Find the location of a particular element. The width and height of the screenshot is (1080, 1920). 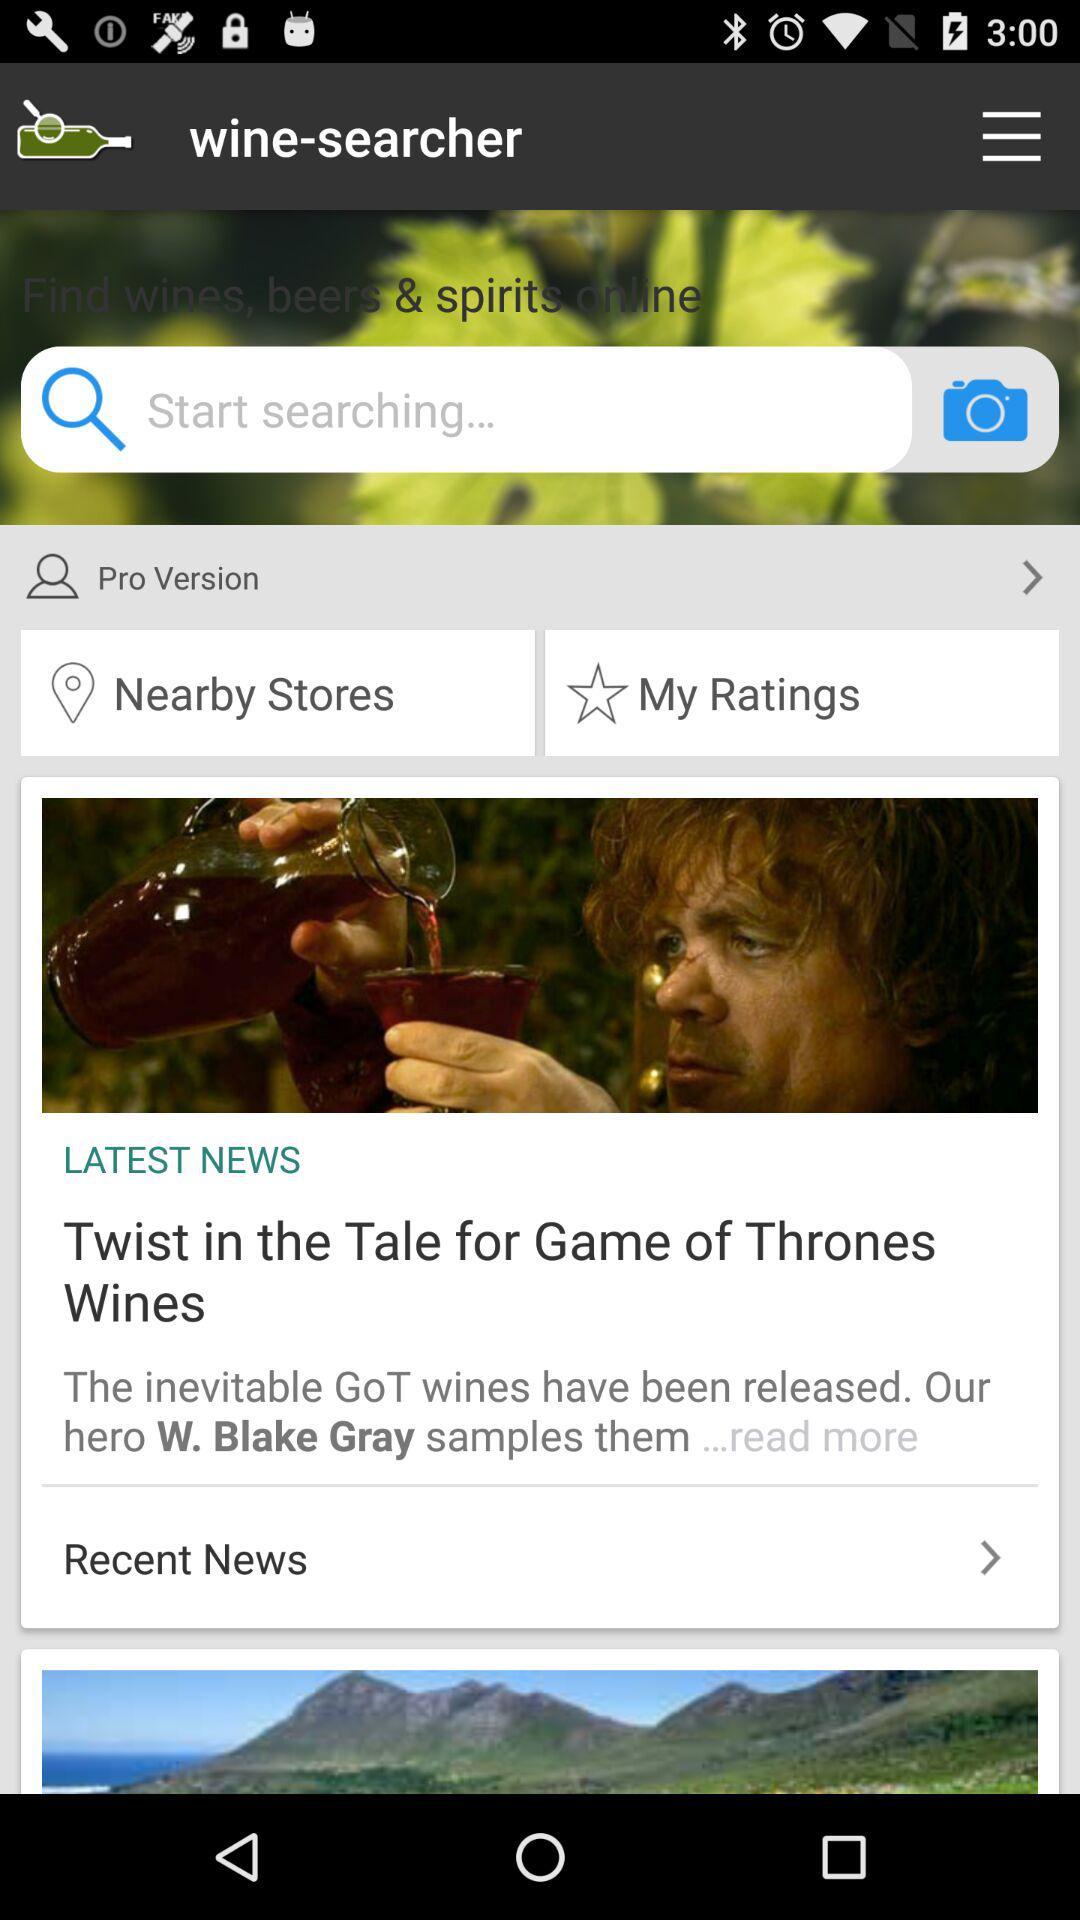

my ratings icon is located at coordinates (801, 692).